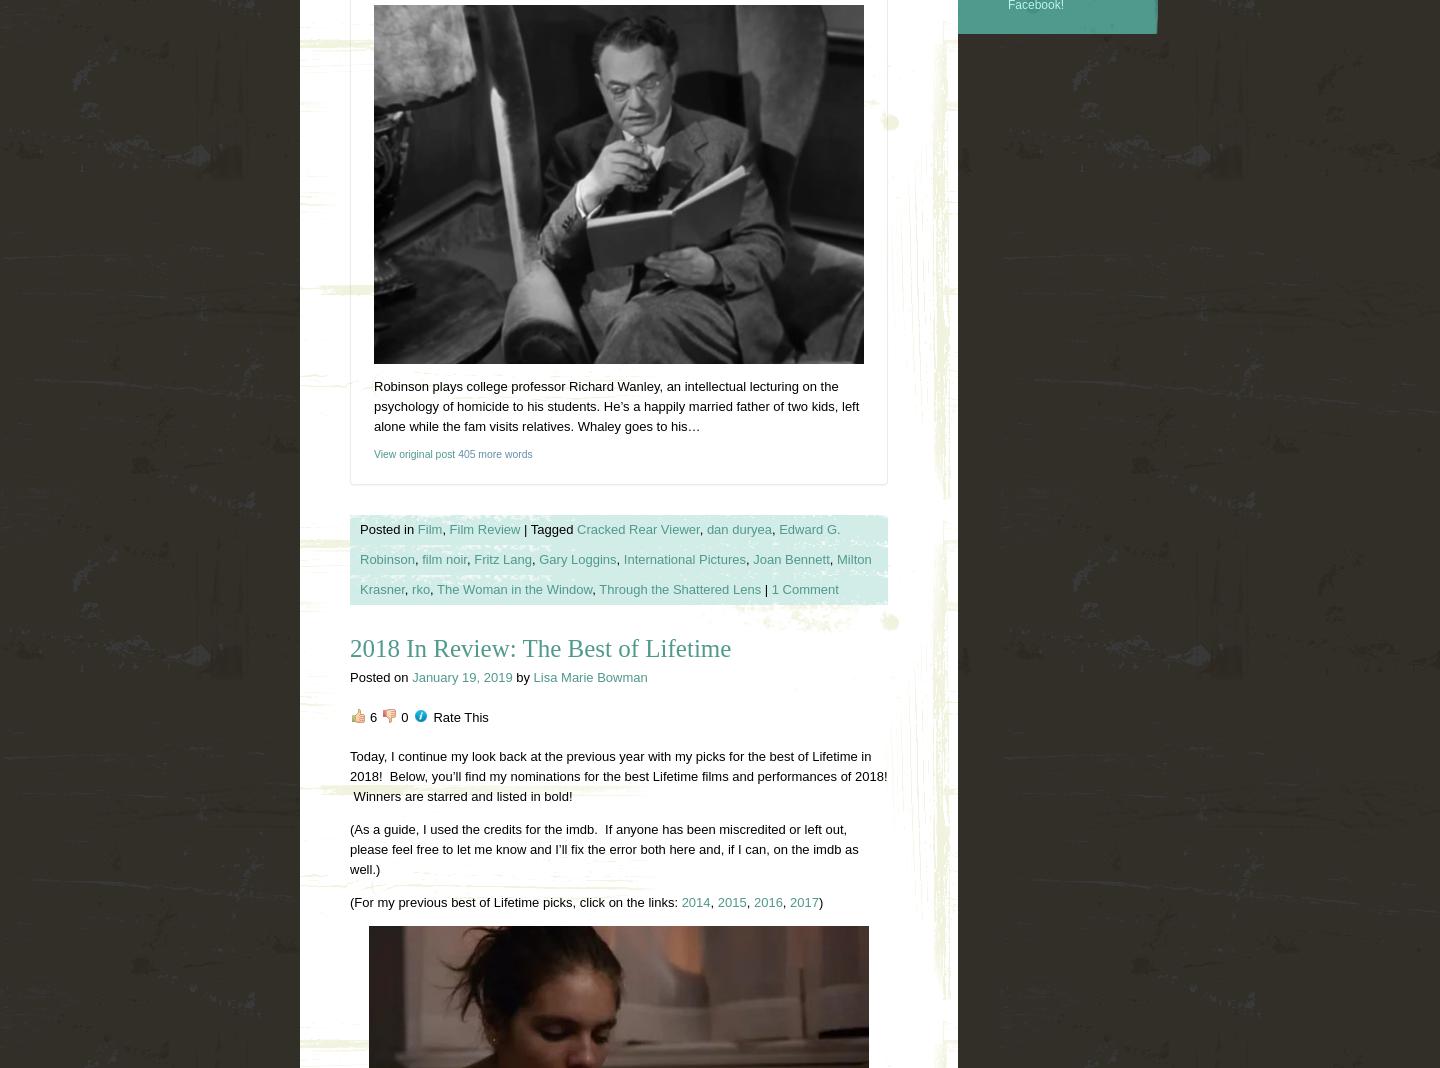 Image resolution: width=1440 pixels, height=1068 pixels. What do you see at coordinates (730, 900) in the screenshot?
I see `'2015'` at bounding box center [730, 900].